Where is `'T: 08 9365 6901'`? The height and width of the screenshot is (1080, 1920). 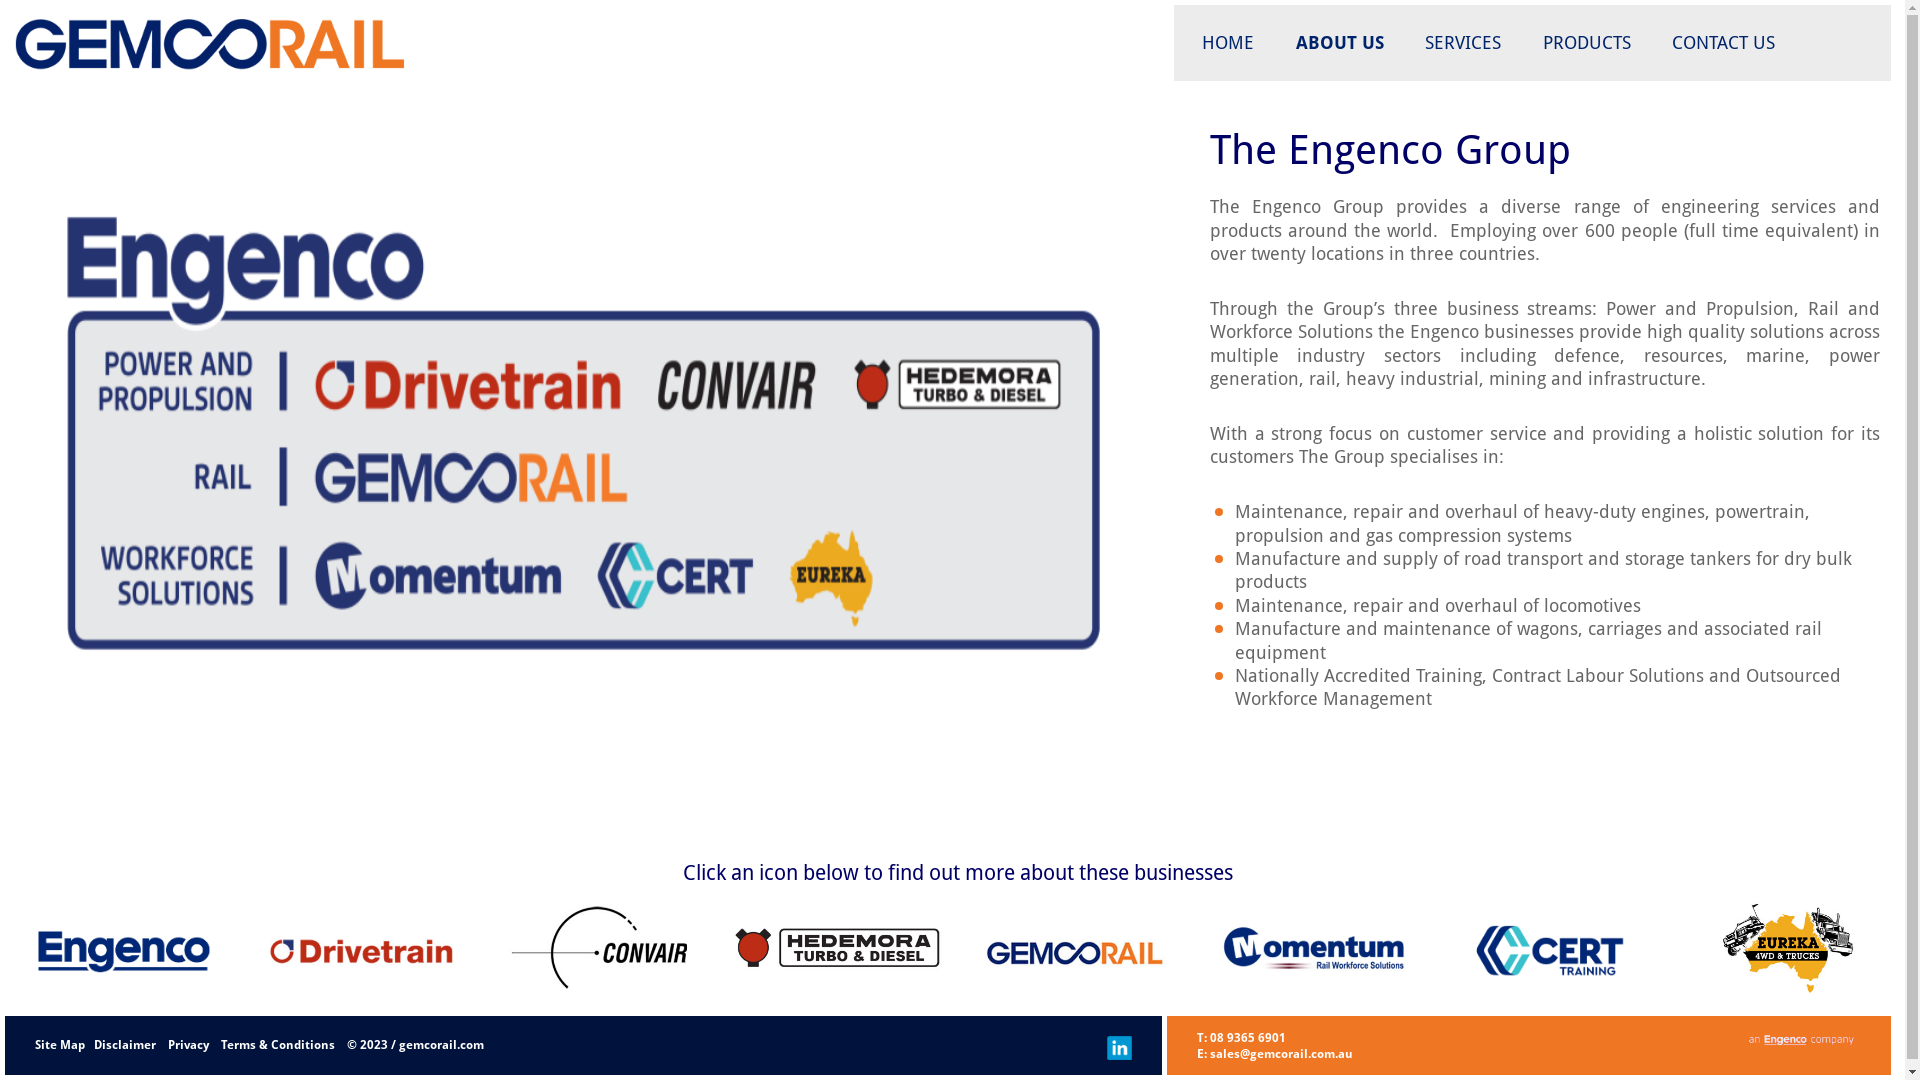 'T: 08 9365 6901' is located at coordinates (1196, 1036).